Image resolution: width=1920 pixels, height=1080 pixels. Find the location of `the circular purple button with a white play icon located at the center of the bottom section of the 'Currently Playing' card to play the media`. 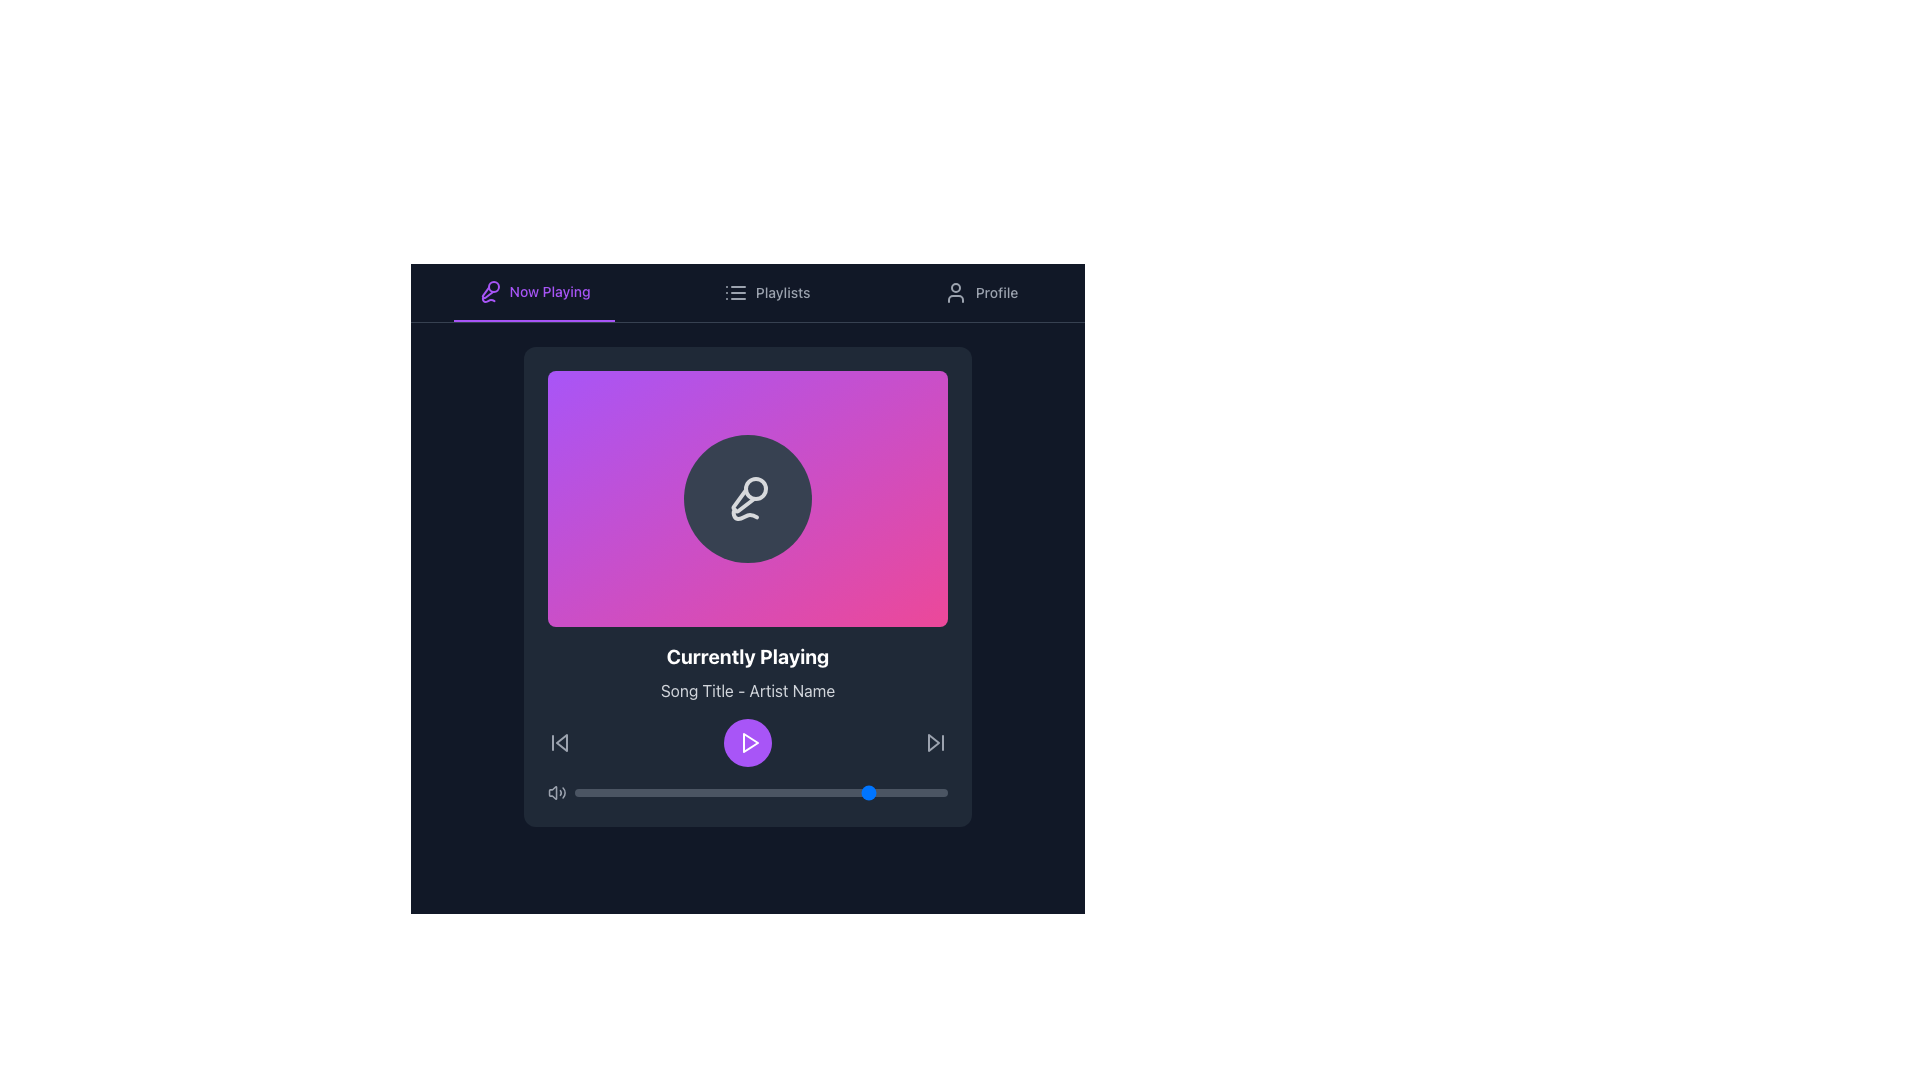

the circular purple button with a white play icon located at the center of the bottom section of the 'Currently Playing' card to play the media is located at coordinates (747, 743).